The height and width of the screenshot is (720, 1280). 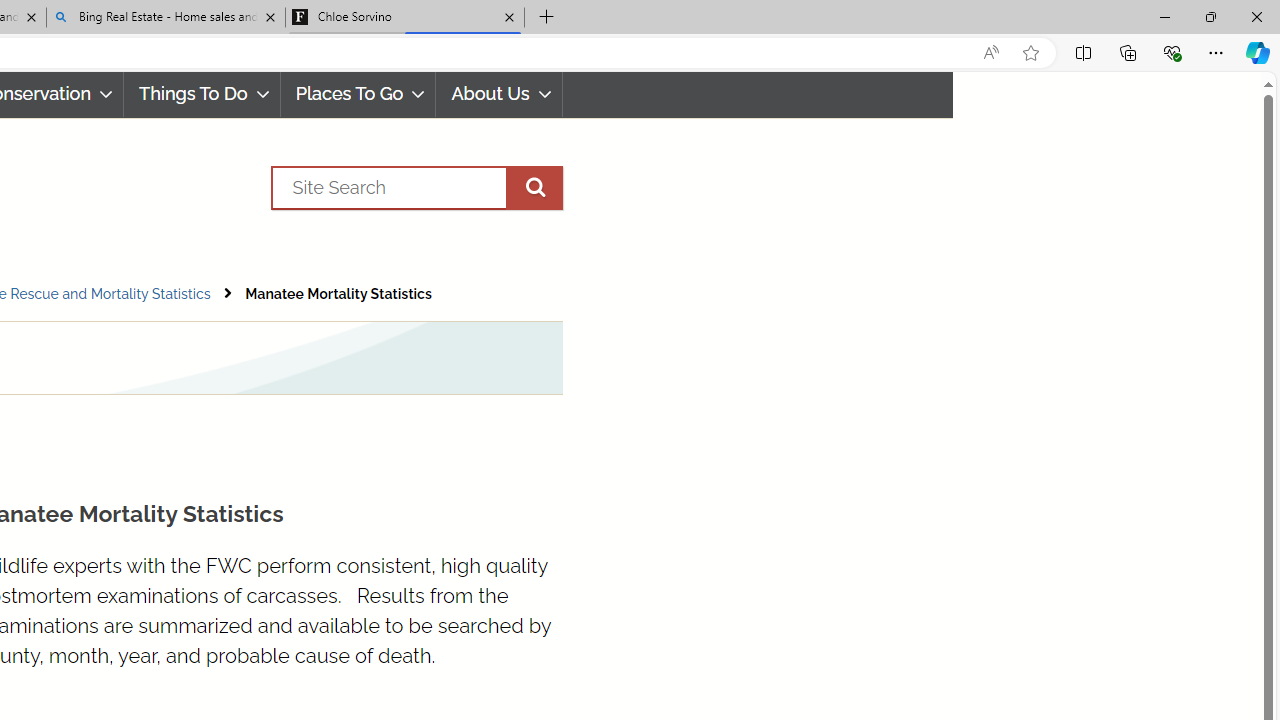 I want to click on 'Bing Real Estate - Home sales and rental listings', so click(x=166, y=17).